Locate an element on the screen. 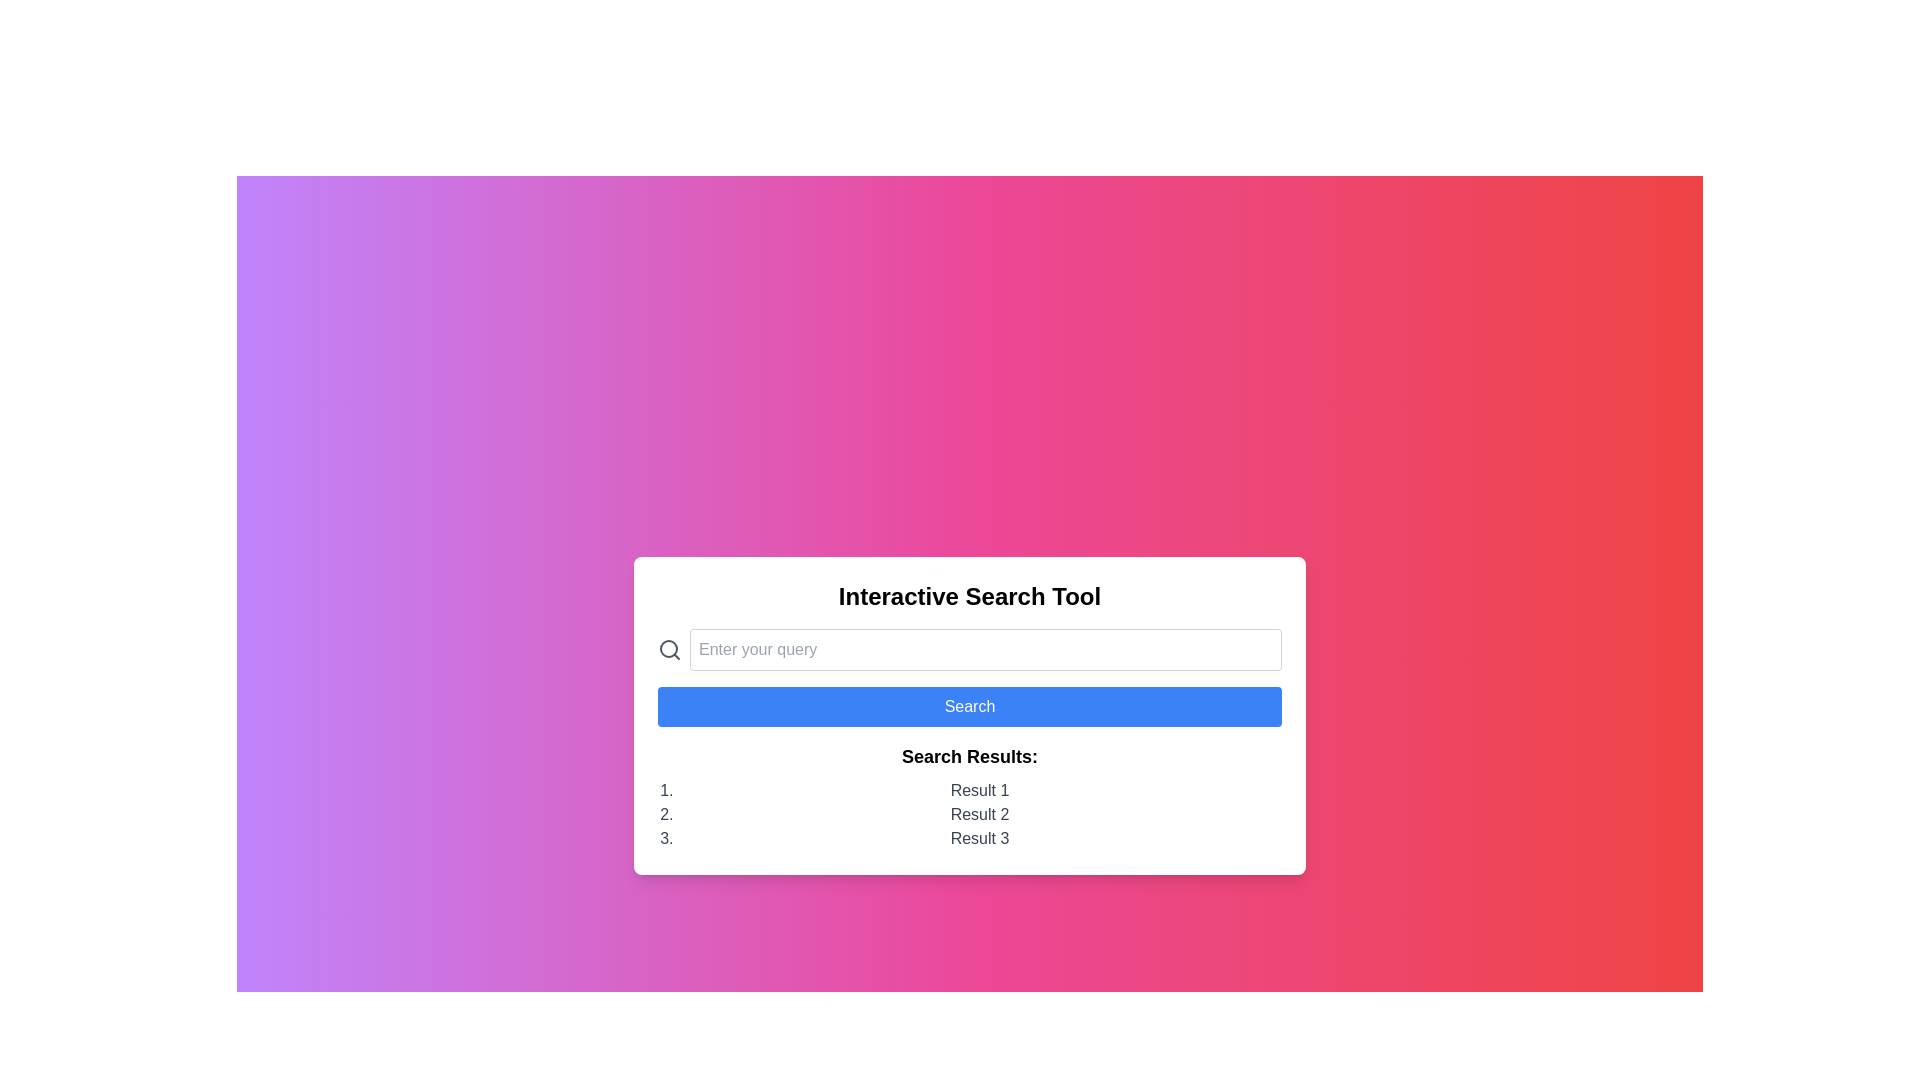 The height and width of the screenshot is (1080, 1920). text of the third search result displayed in the Text label located below 'Result 2' is located at coordinates (979, 839).